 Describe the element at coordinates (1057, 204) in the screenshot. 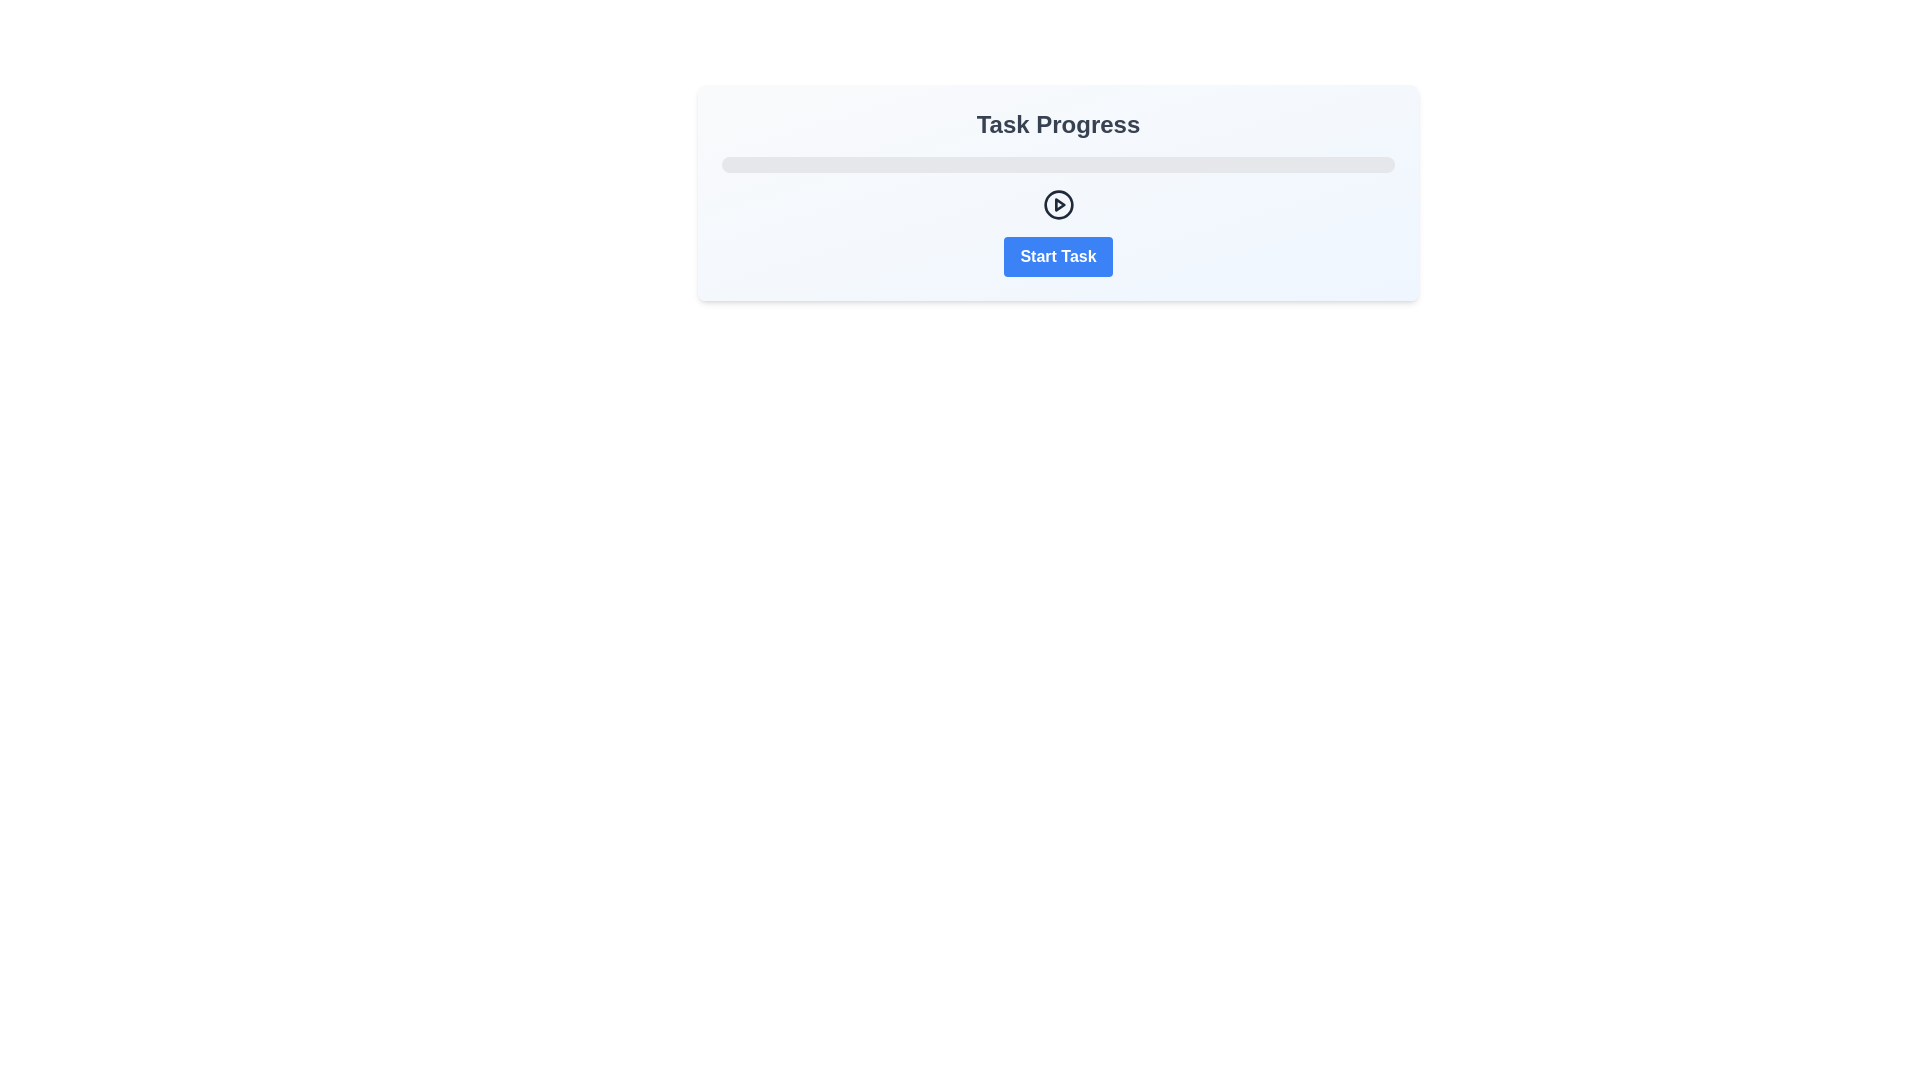

I see `the outer circle of the play button icon, which is centrally located above the 'Start Task' button and below the progress bar` at that location.